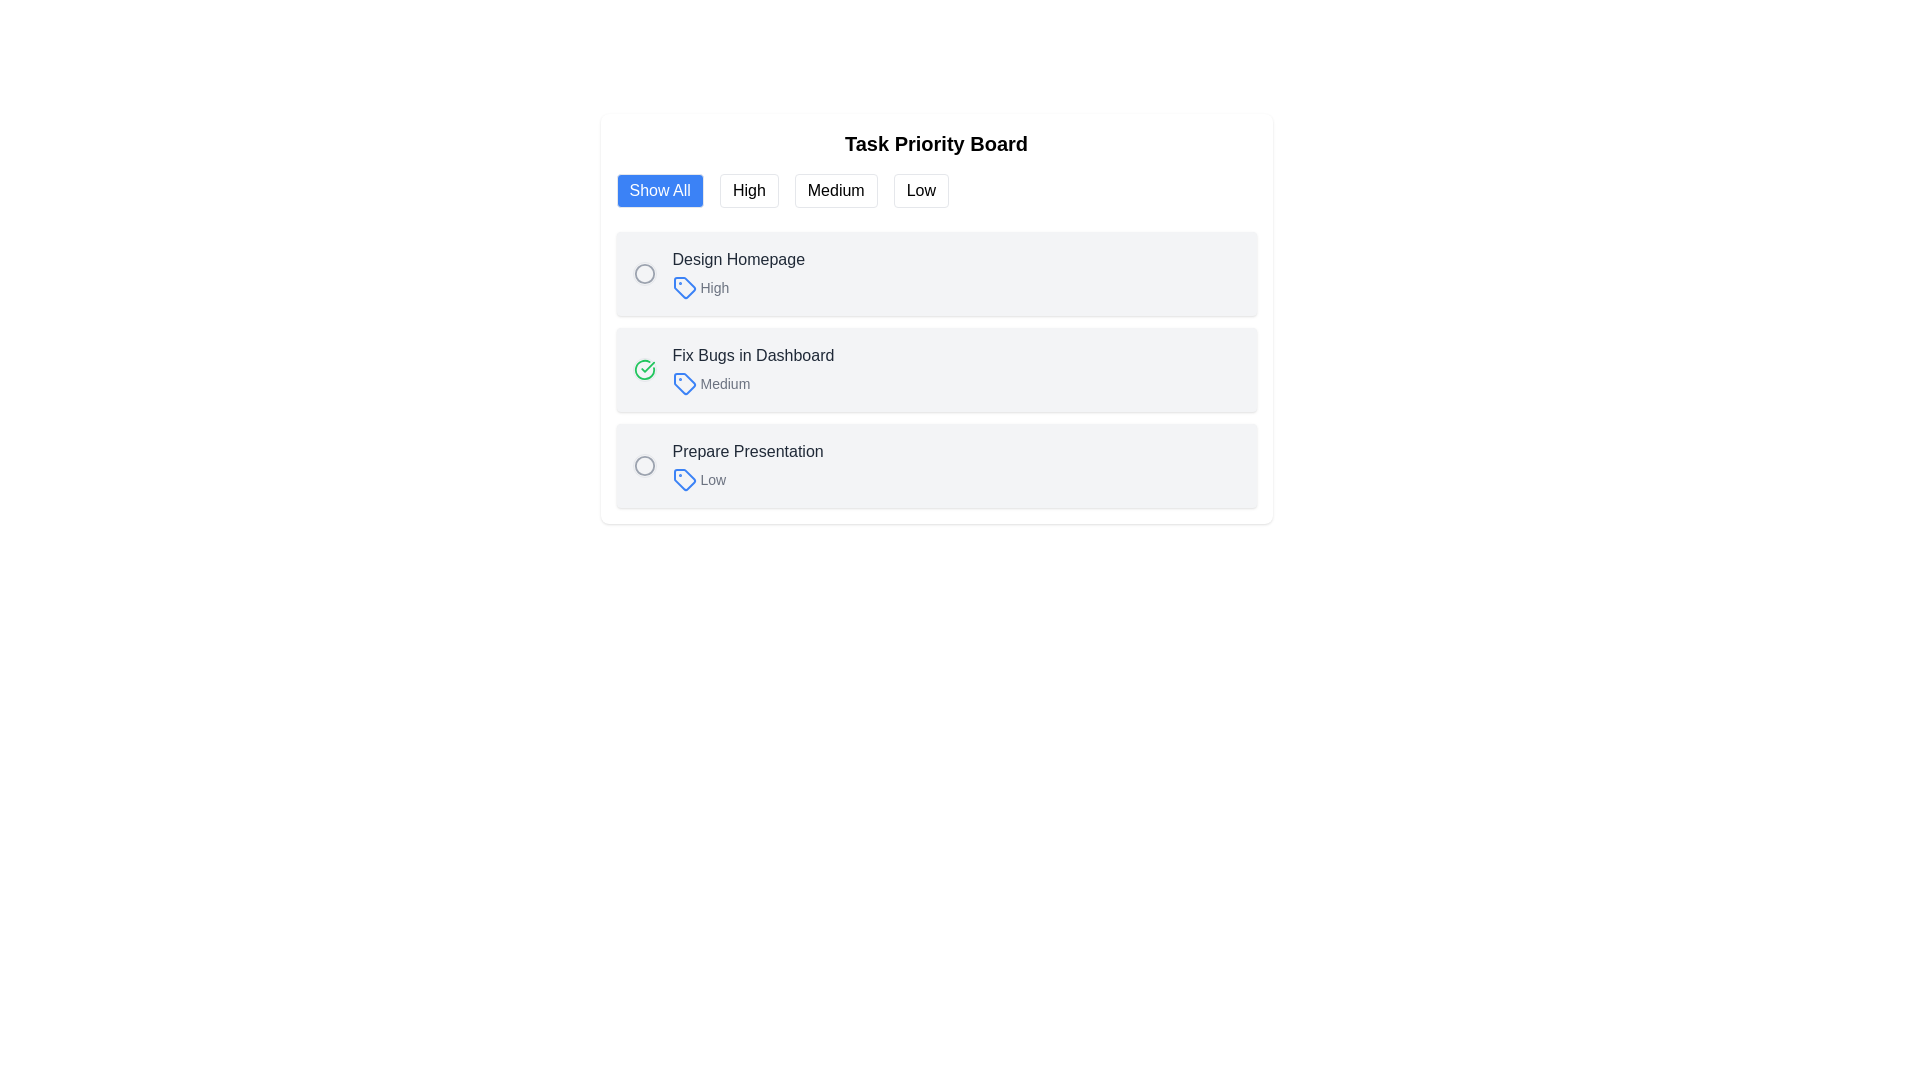 The width and height of the screenshot is (1920, 1080). I want to click on the topmost item in the task priority list labeled 'Design Homepage', so click(718, 273).